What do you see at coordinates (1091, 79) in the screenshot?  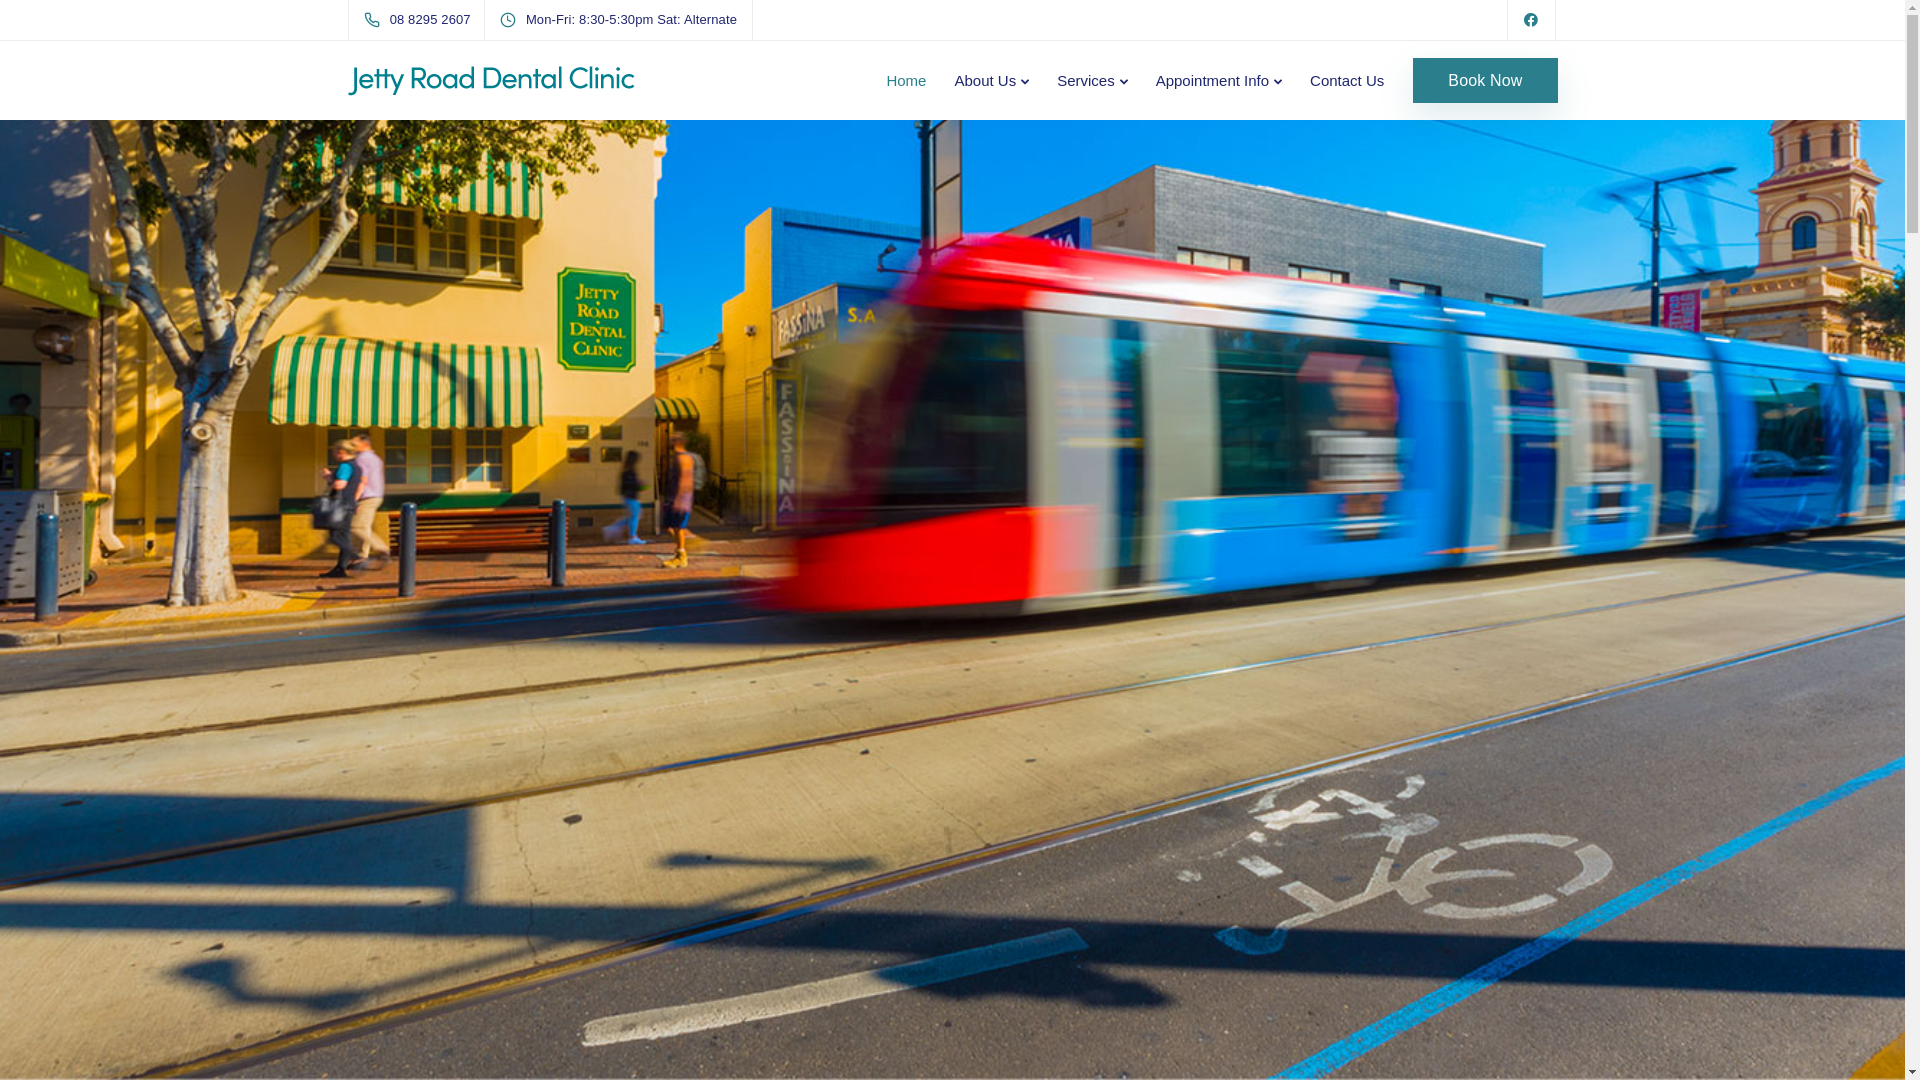 I see `'Services'` at bounding box center [1091, 79].